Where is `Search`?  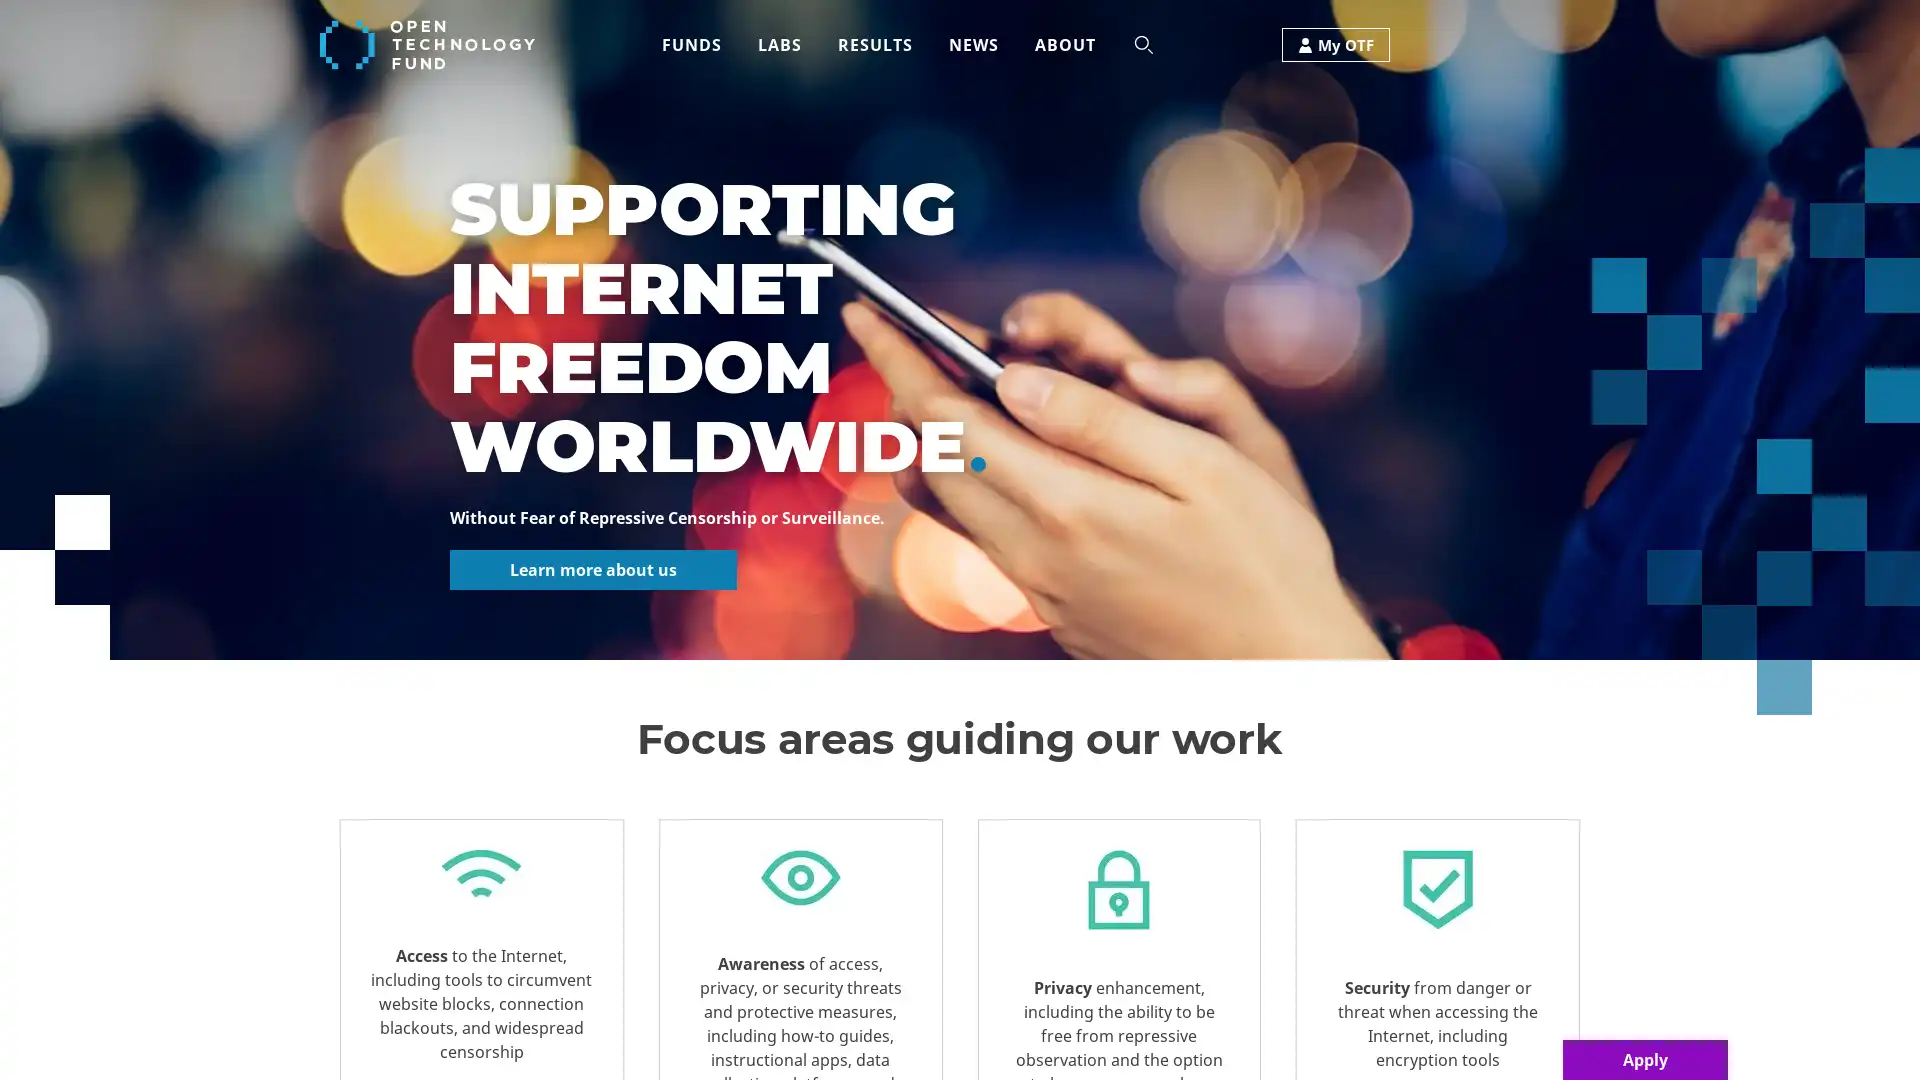 Search is located at coordinates (844, 118).